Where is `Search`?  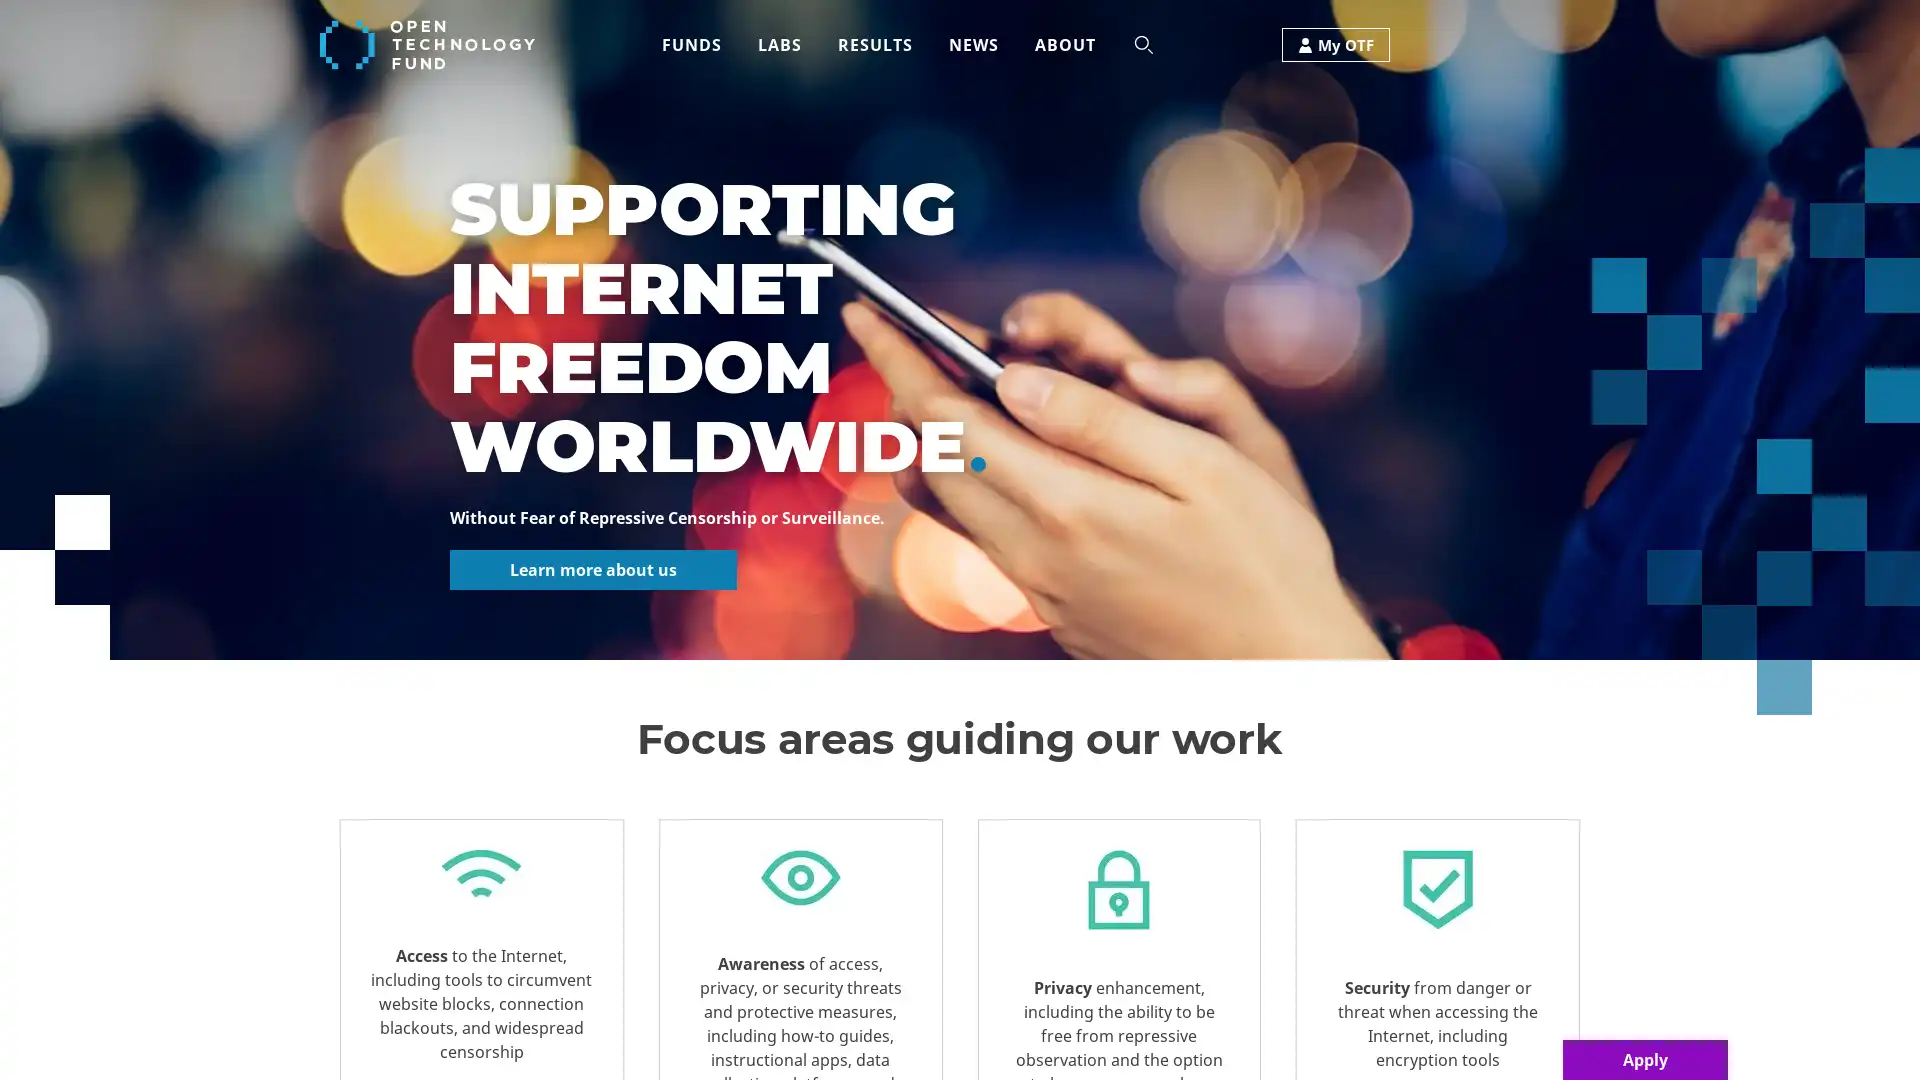 Search is located at coordinates (844, 118).